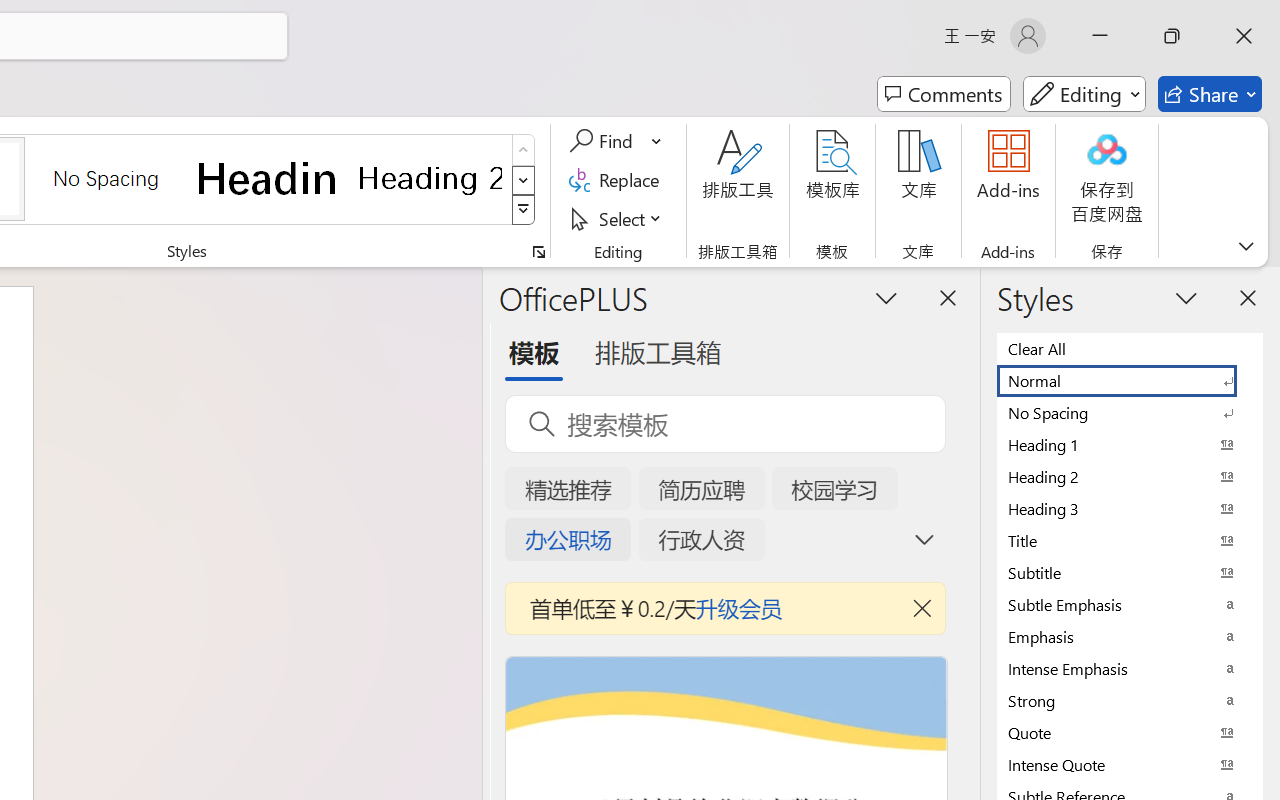  What do you see at coordinates (1130, 635) in the screenshot?
I see `'Emphasis'` at bounding box center [1130, 635].